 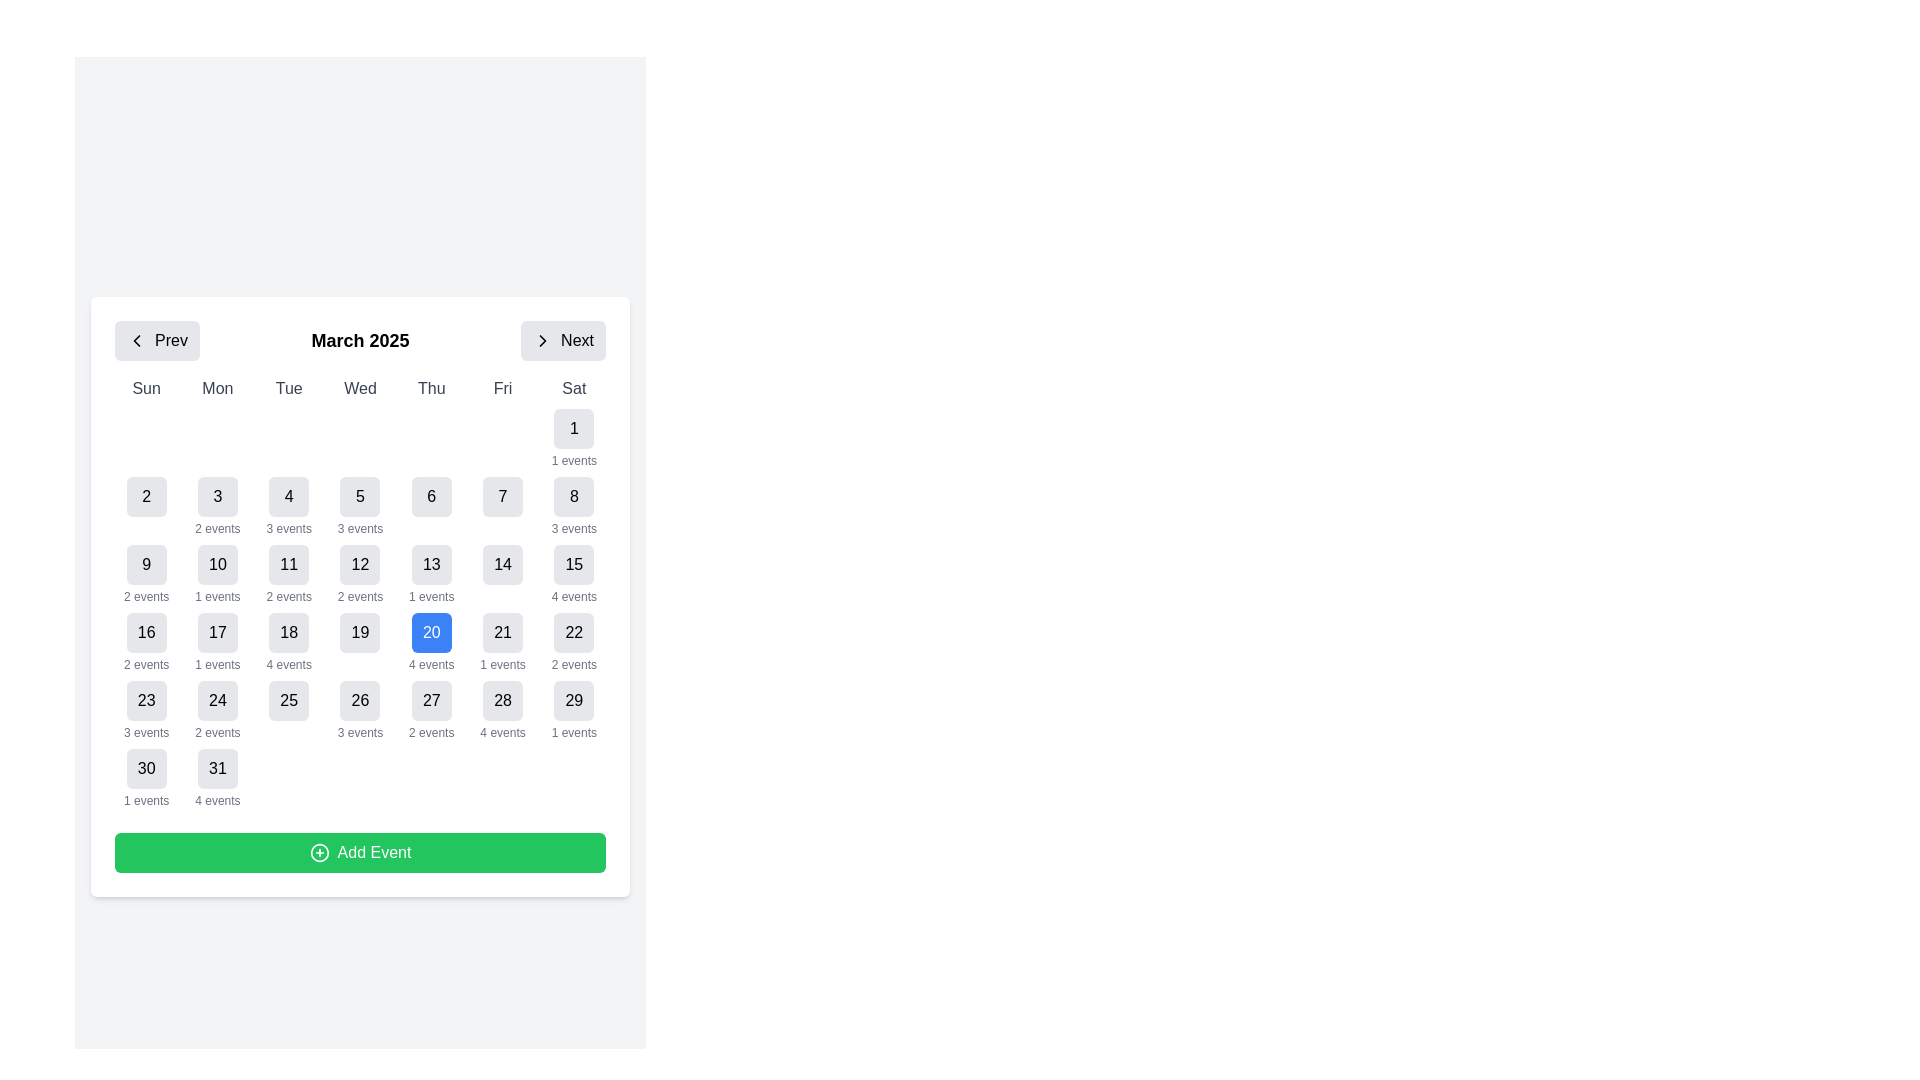 What do you see at coordinates (145, 389) in the screenshot?
I see `the 'Sunday' text label, which is the first column label of the calendar grid layout` at bounding box center [145, 389].